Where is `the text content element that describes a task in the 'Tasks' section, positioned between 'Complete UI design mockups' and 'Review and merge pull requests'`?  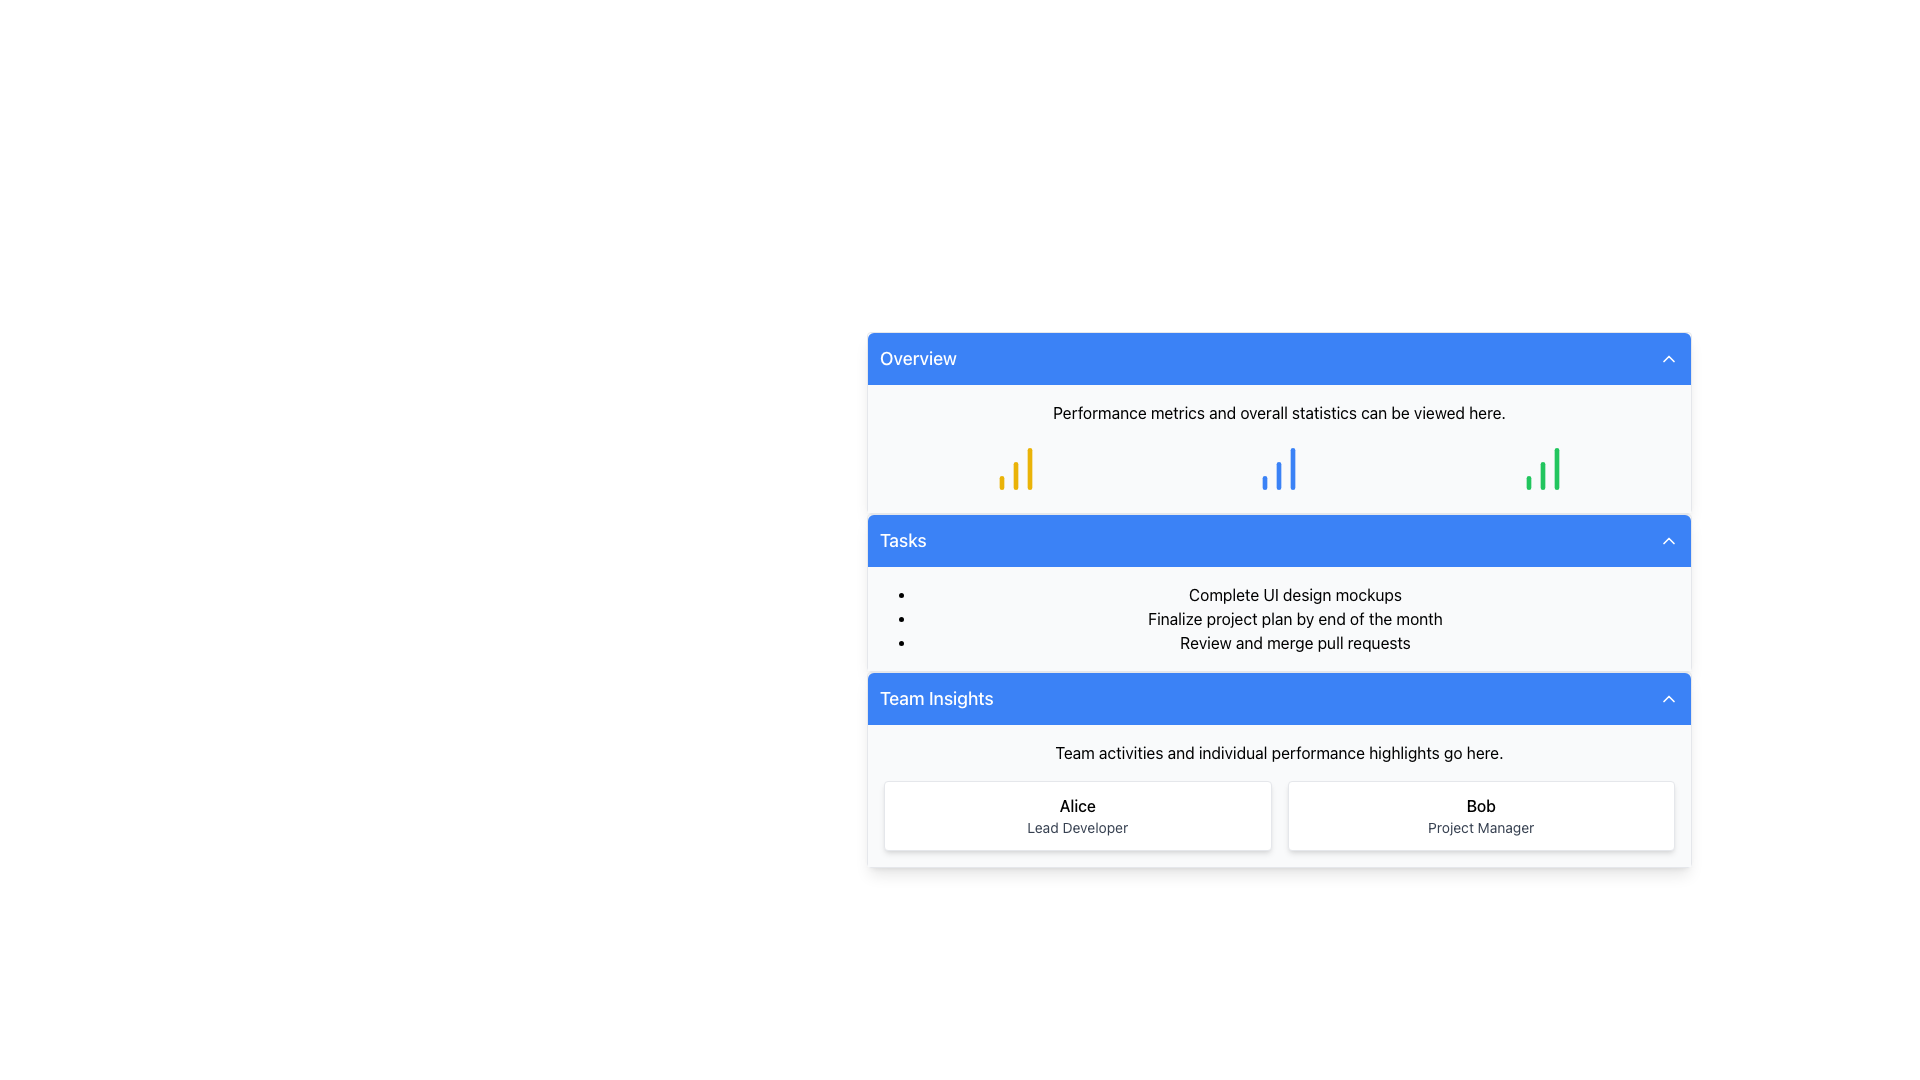 the text content element that describes a task in the 'Tasks' section, positioned between 'Complete UI design mockups' and 'Review and merge pull requests' is located at coordinates (1295, 617).